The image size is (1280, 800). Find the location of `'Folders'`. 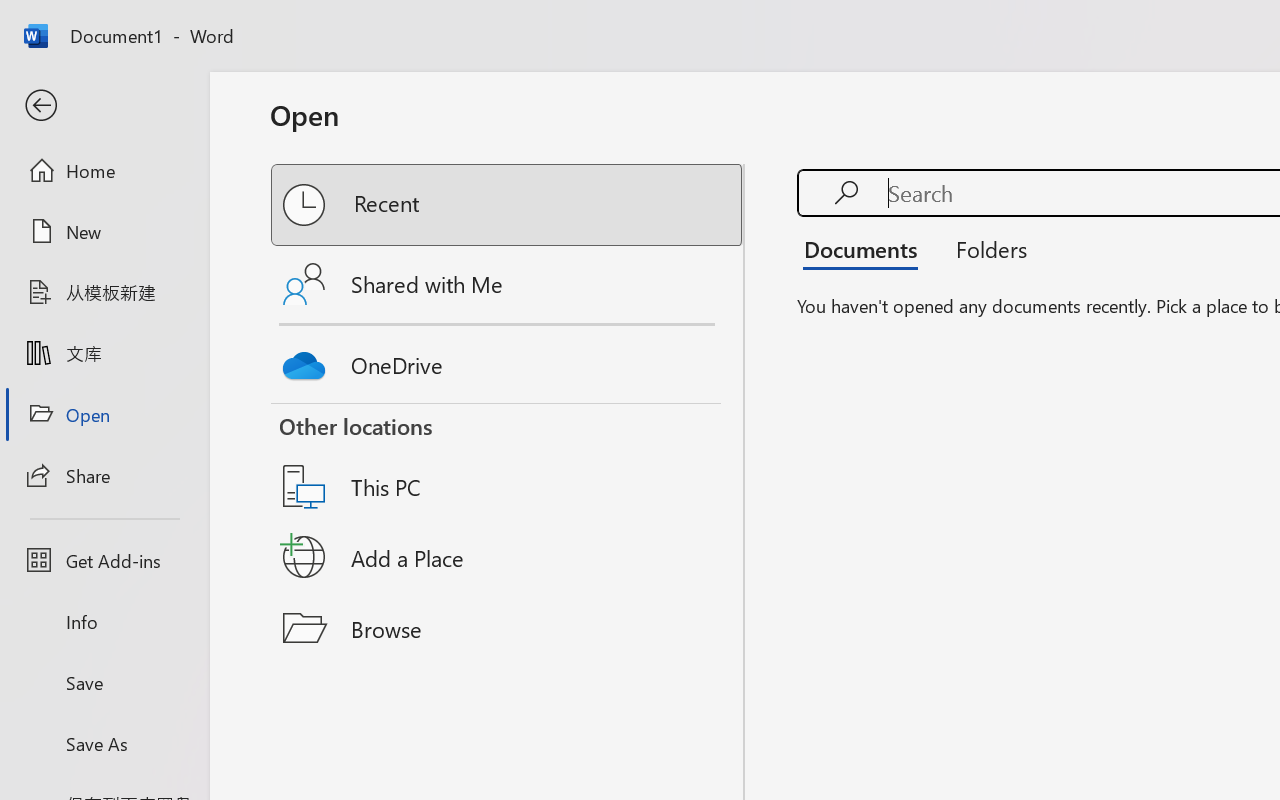

'Folders' is located at coordinates (984, 248).